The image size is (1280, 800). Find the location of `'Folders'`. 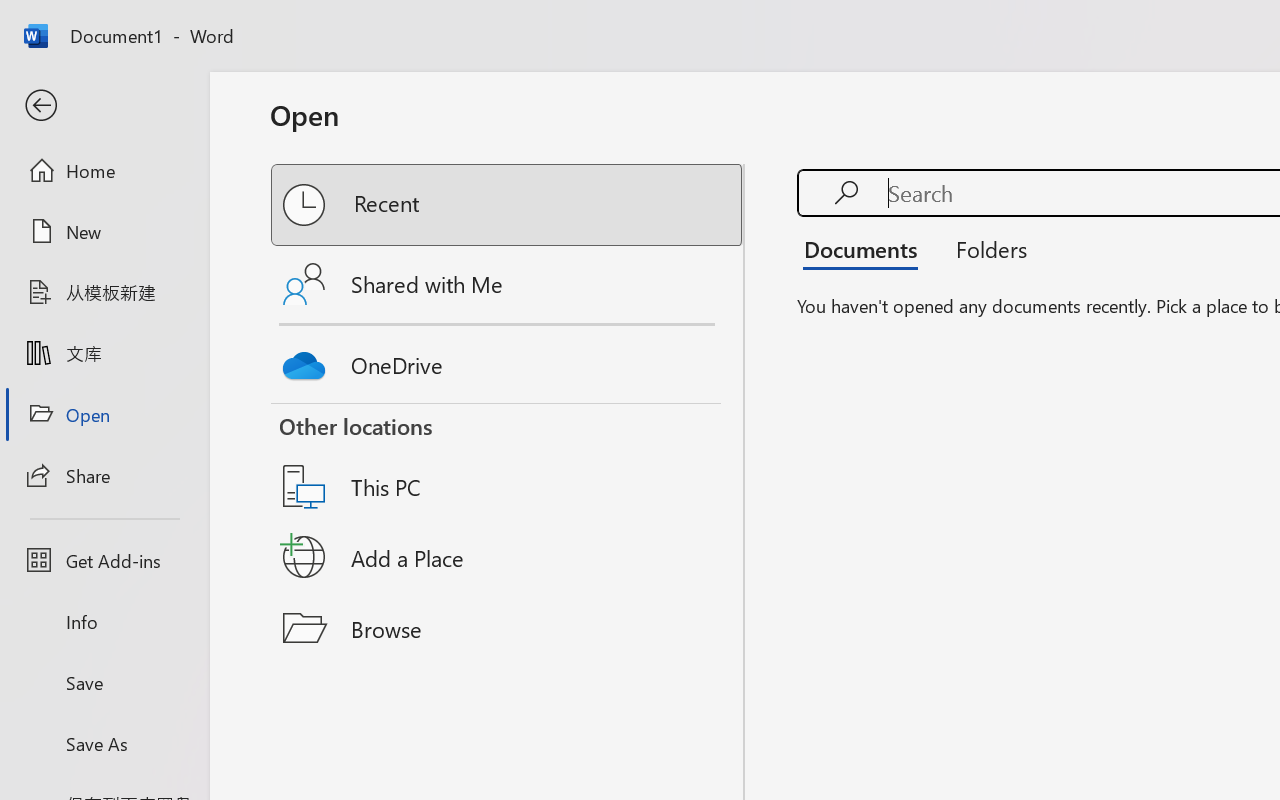

'Folders' is located at coordinates (984, 248).